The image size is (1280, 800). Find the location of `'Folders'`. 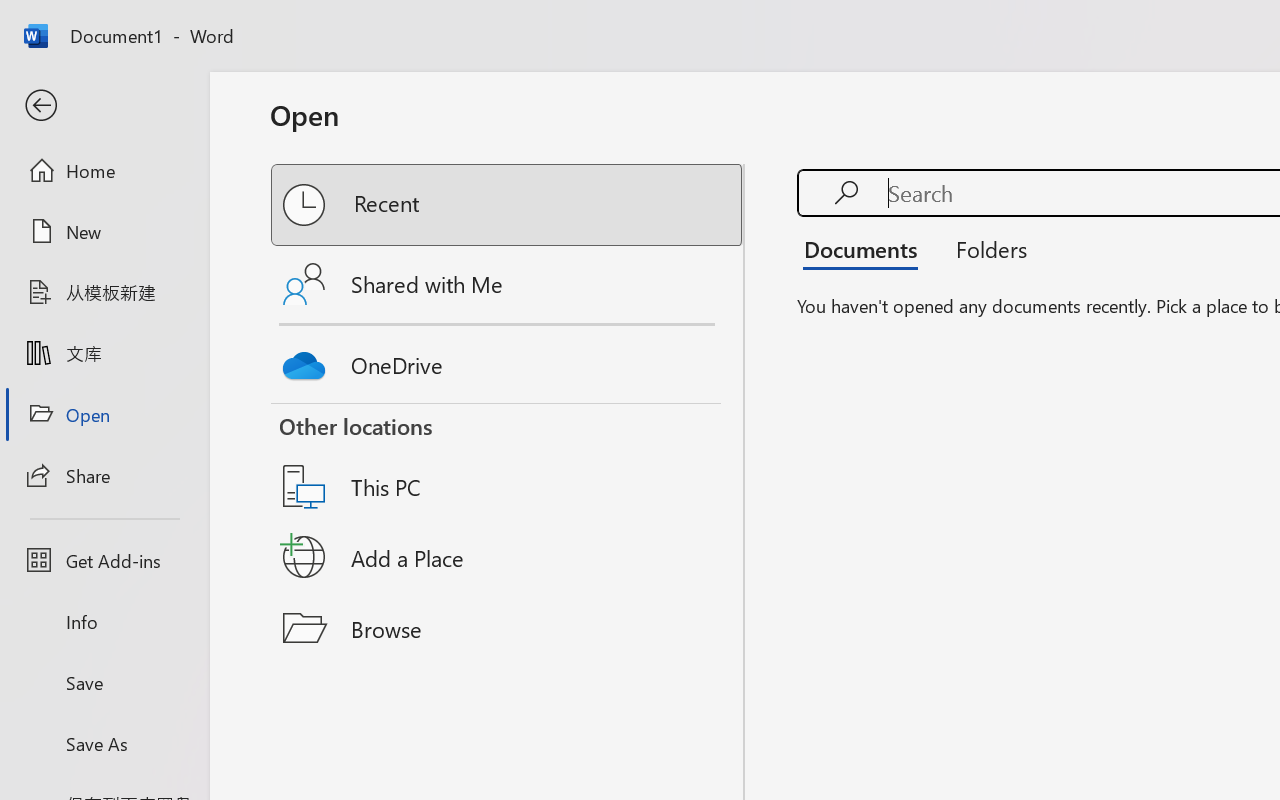

'Folders' is located at coordinates (984, 248).